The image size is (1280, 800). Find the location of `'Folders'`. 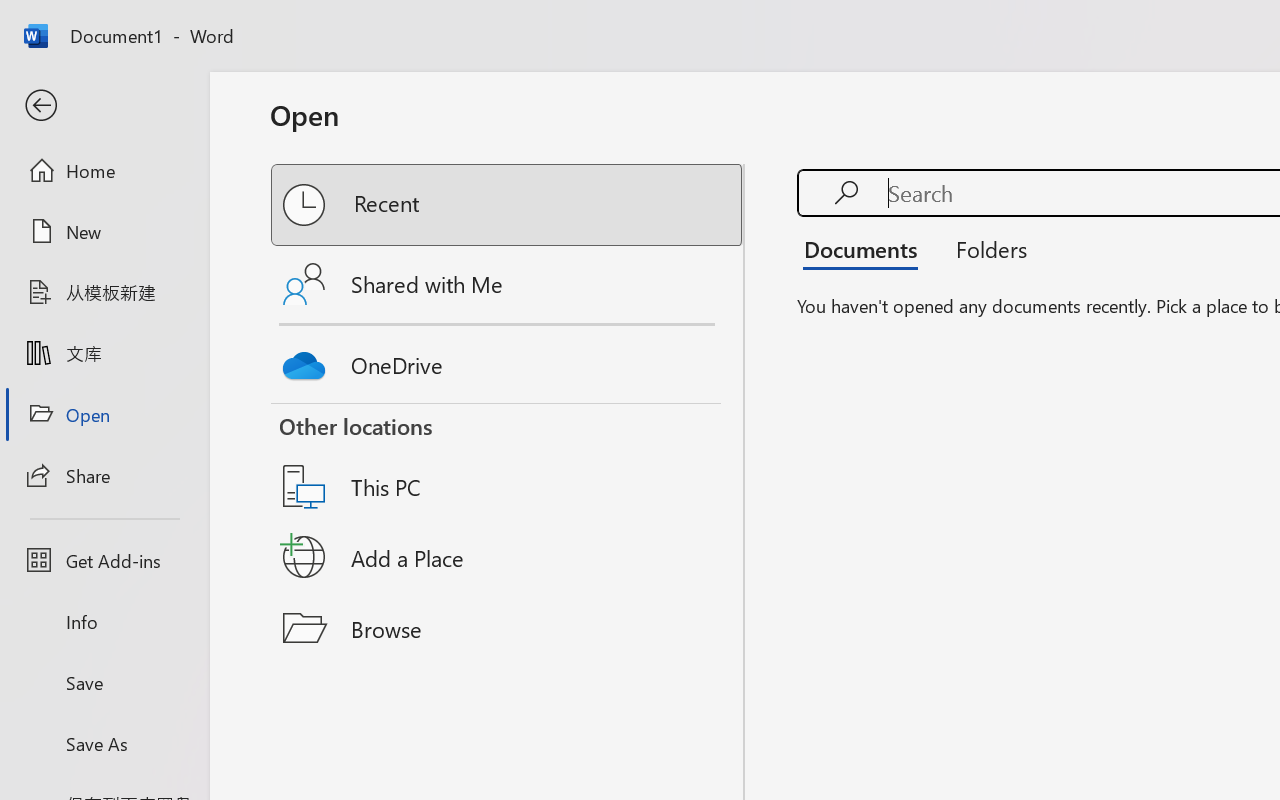

'Folders' is located at coordinates (984, 248).